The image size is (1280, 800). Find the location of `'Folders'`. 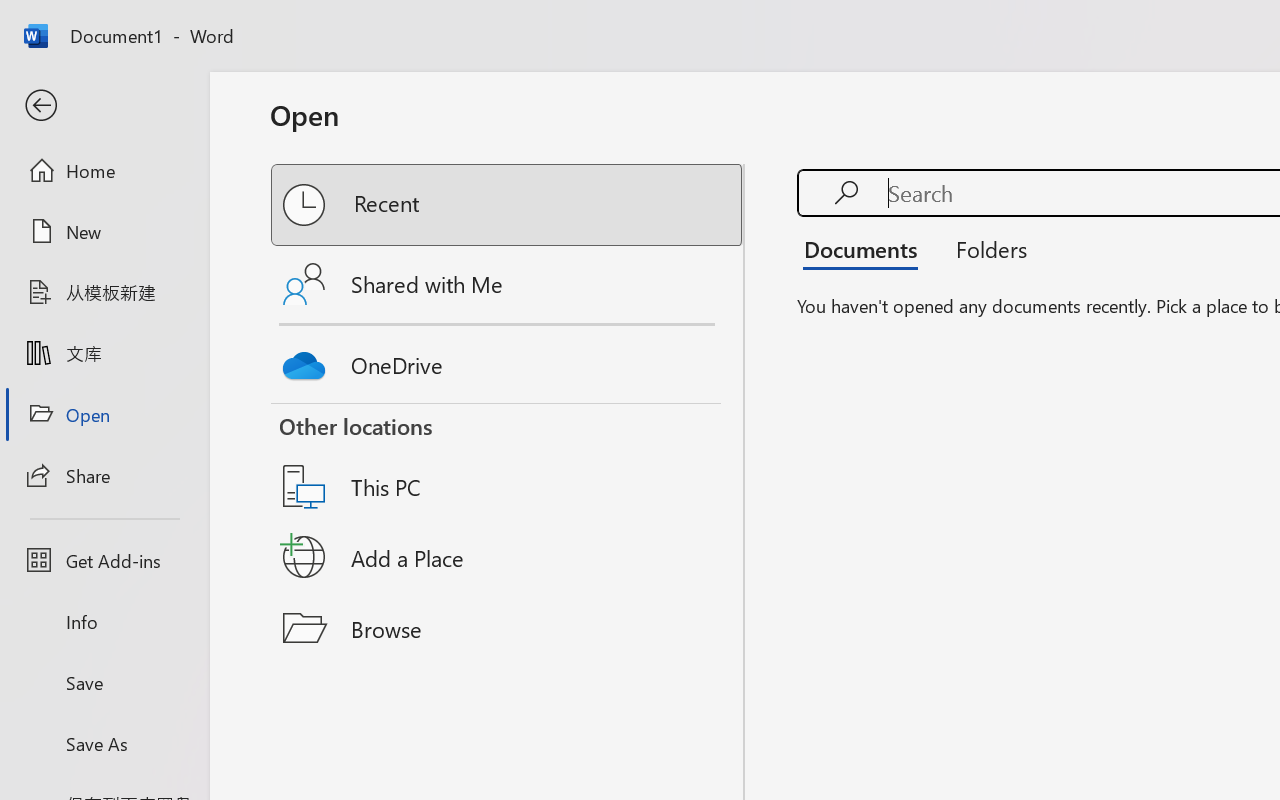

'Folders' is located at coordinates (984, 248).